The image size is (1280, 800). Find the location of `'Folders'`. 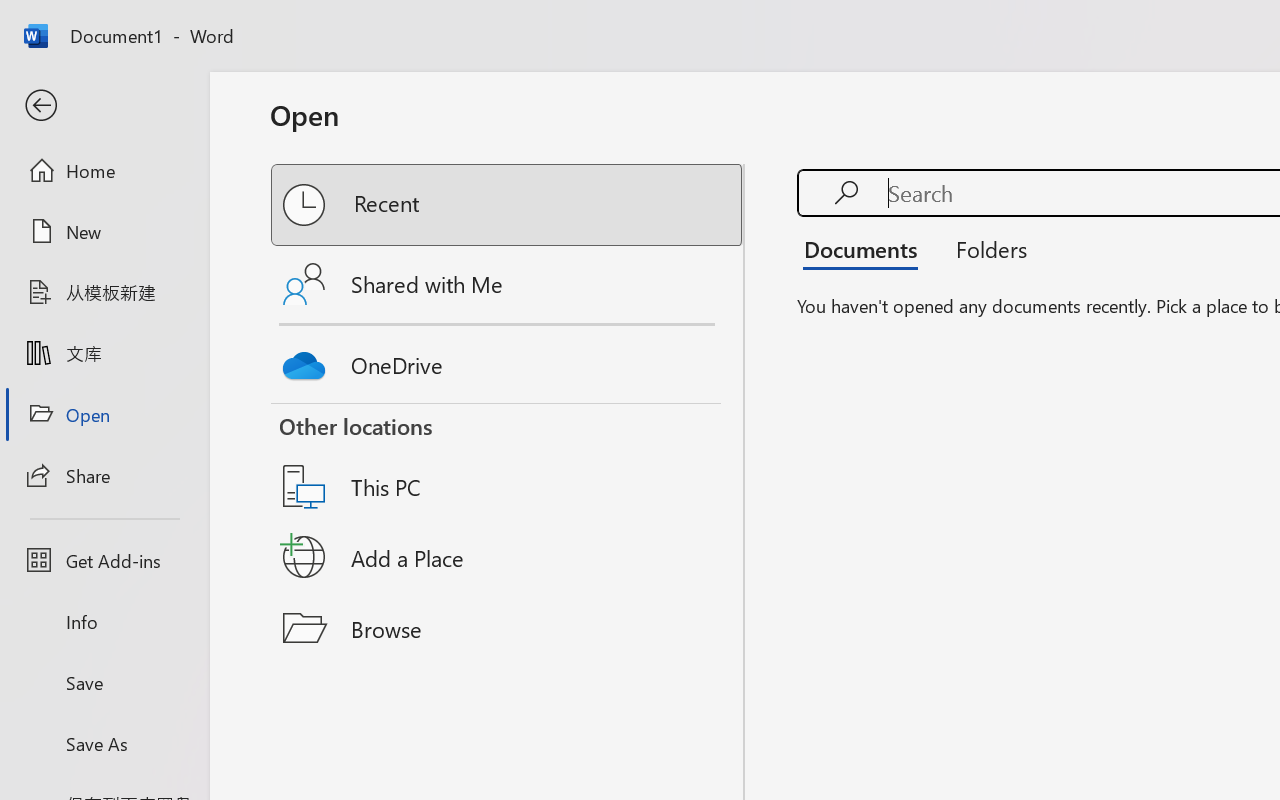

'Folders' is located at coordinates (984, 248).